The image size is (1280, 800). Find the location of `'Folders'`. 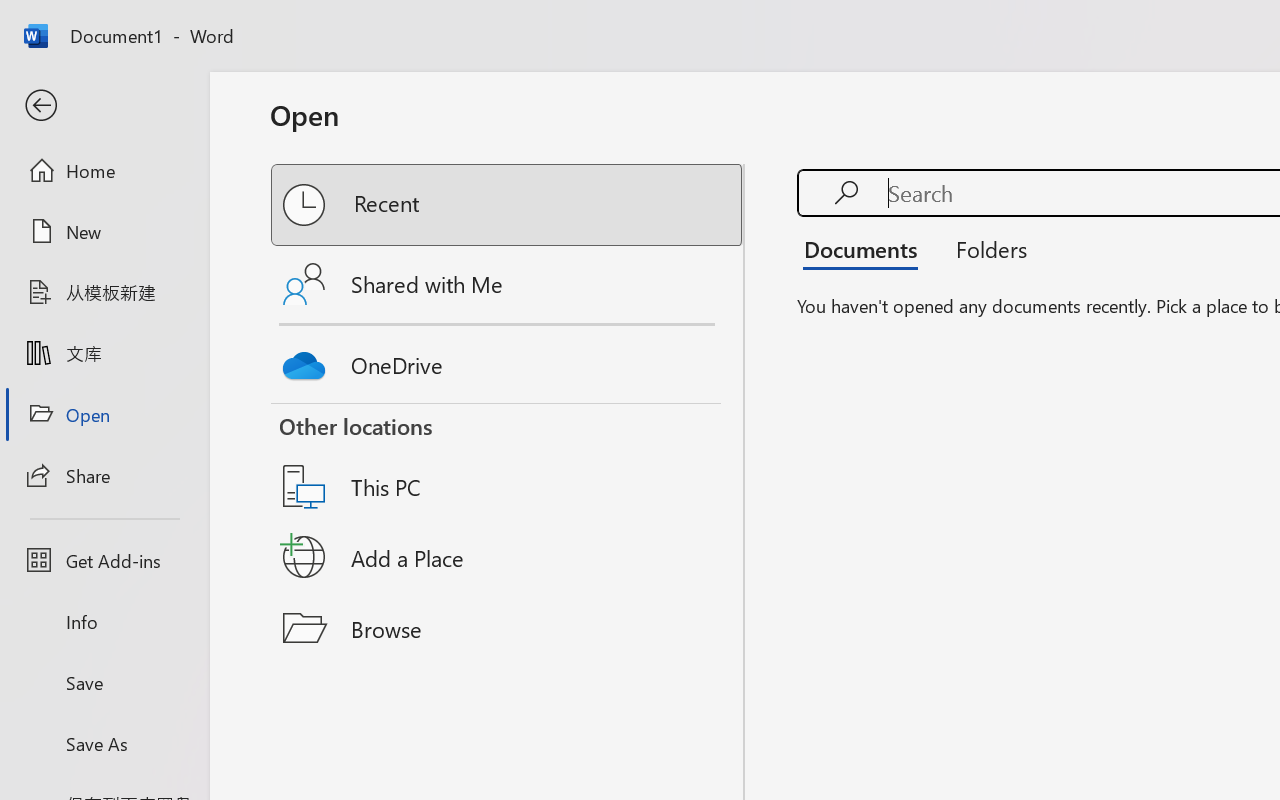

'Folders' is located at coordinates (984, 248).